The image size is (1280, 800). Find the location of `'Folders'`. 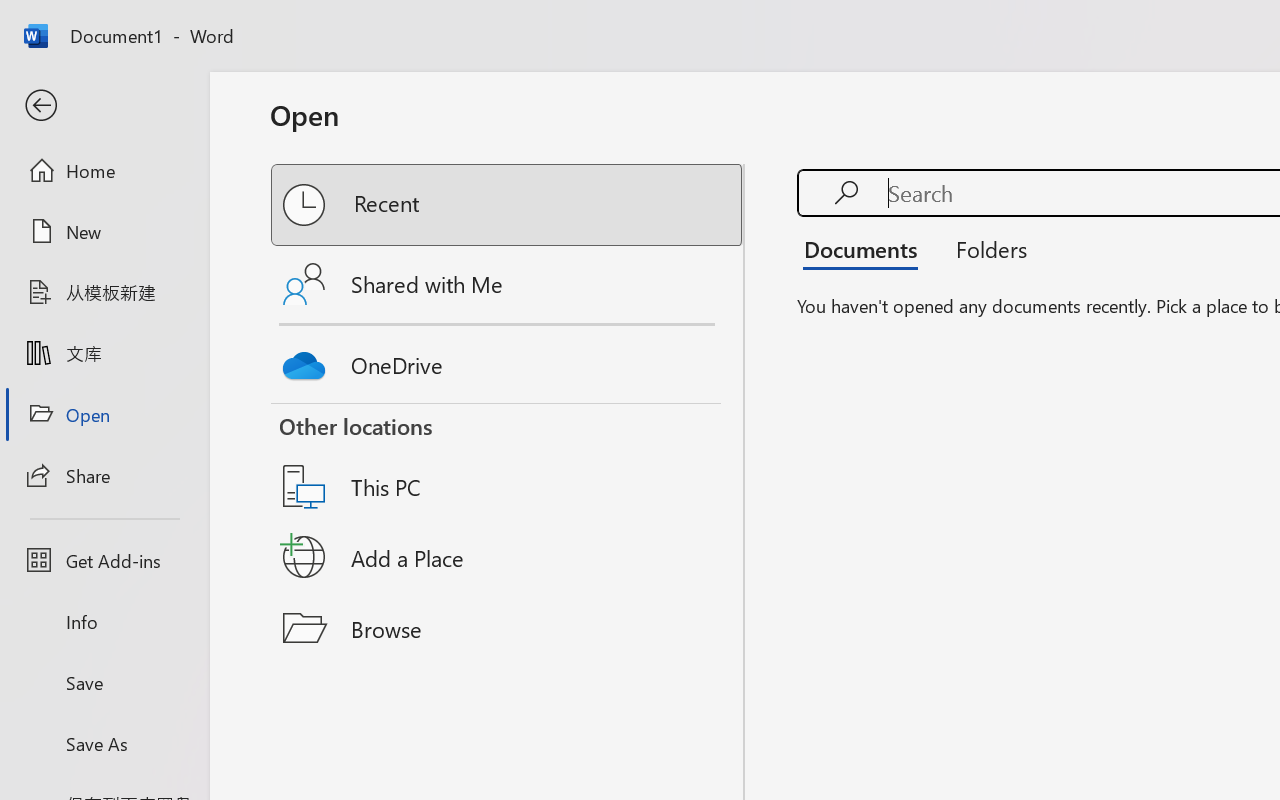

'Folders' is located at coordinates (984, 248).